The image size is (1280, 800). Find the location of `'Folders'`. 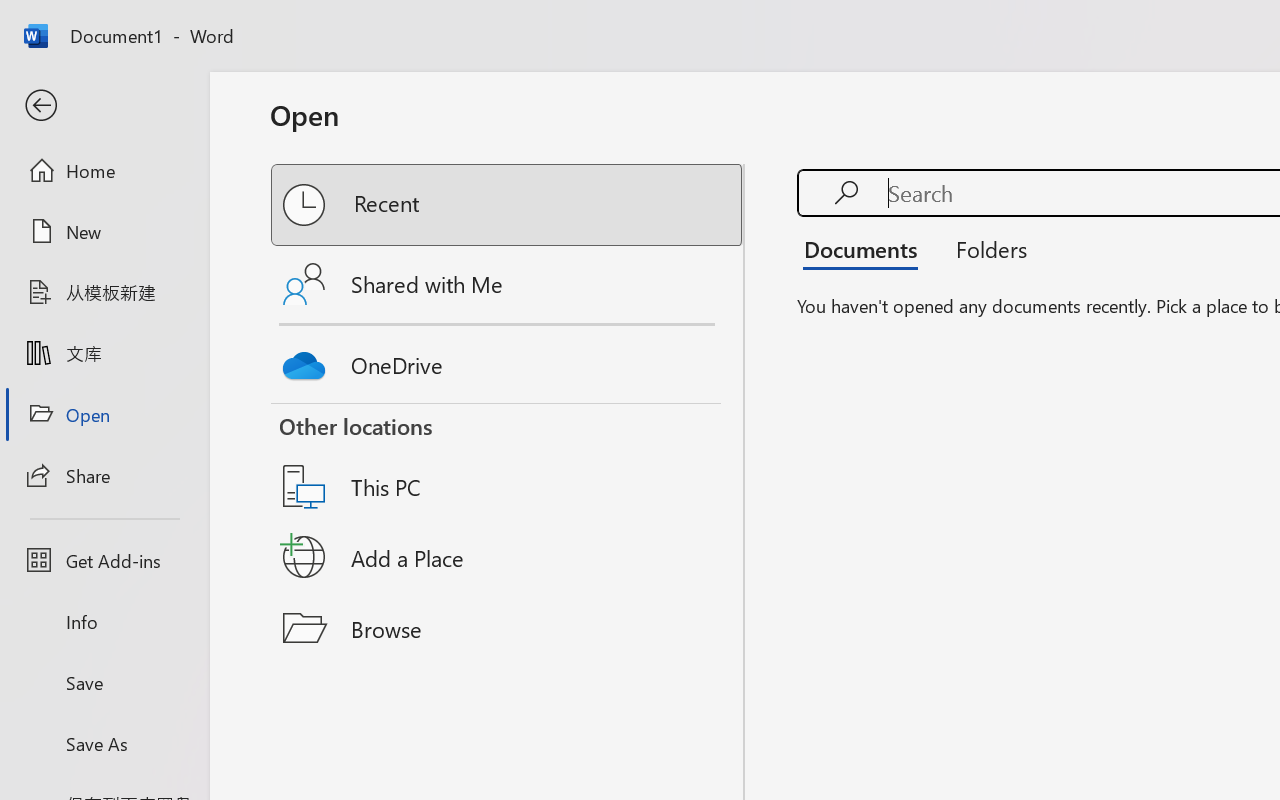

'Folders' is located at coordinates (984, 248).